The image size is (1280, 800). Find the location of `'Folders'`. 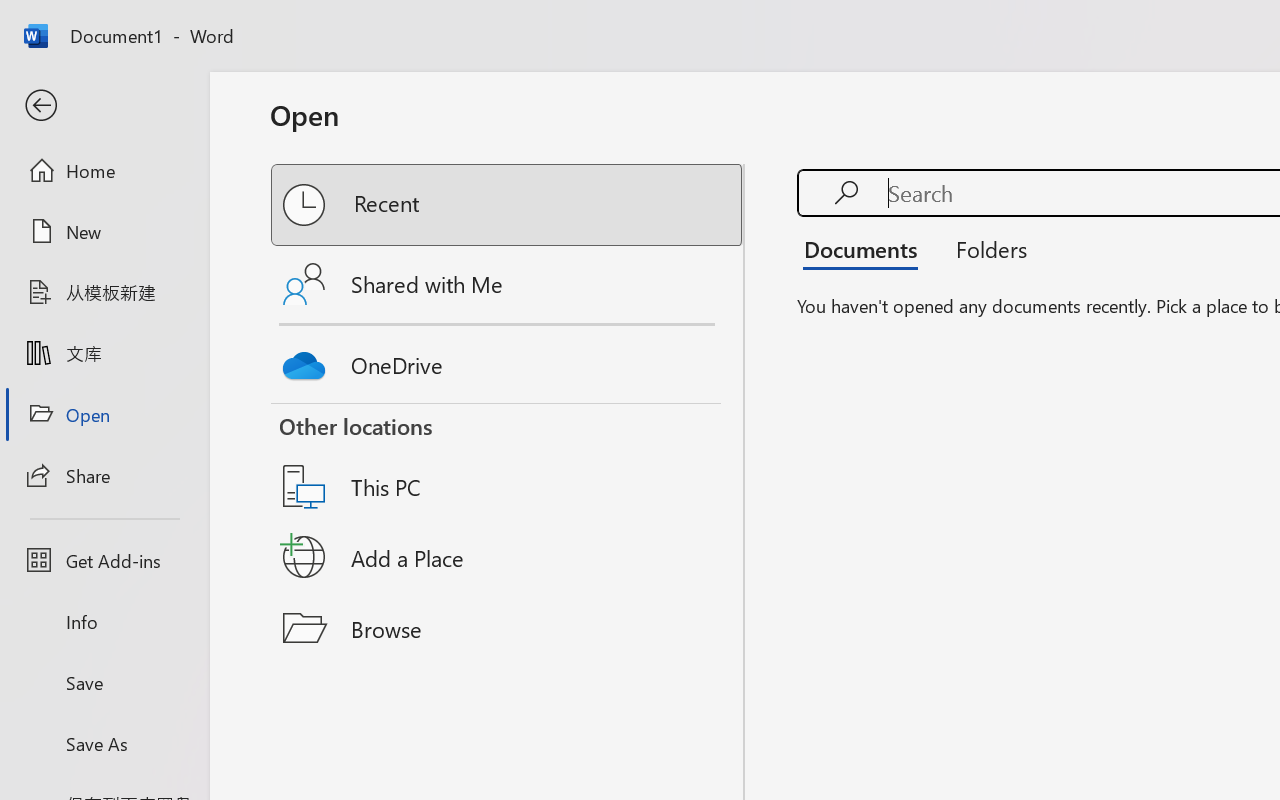

'Folders' is located at coordinates (984, 248).